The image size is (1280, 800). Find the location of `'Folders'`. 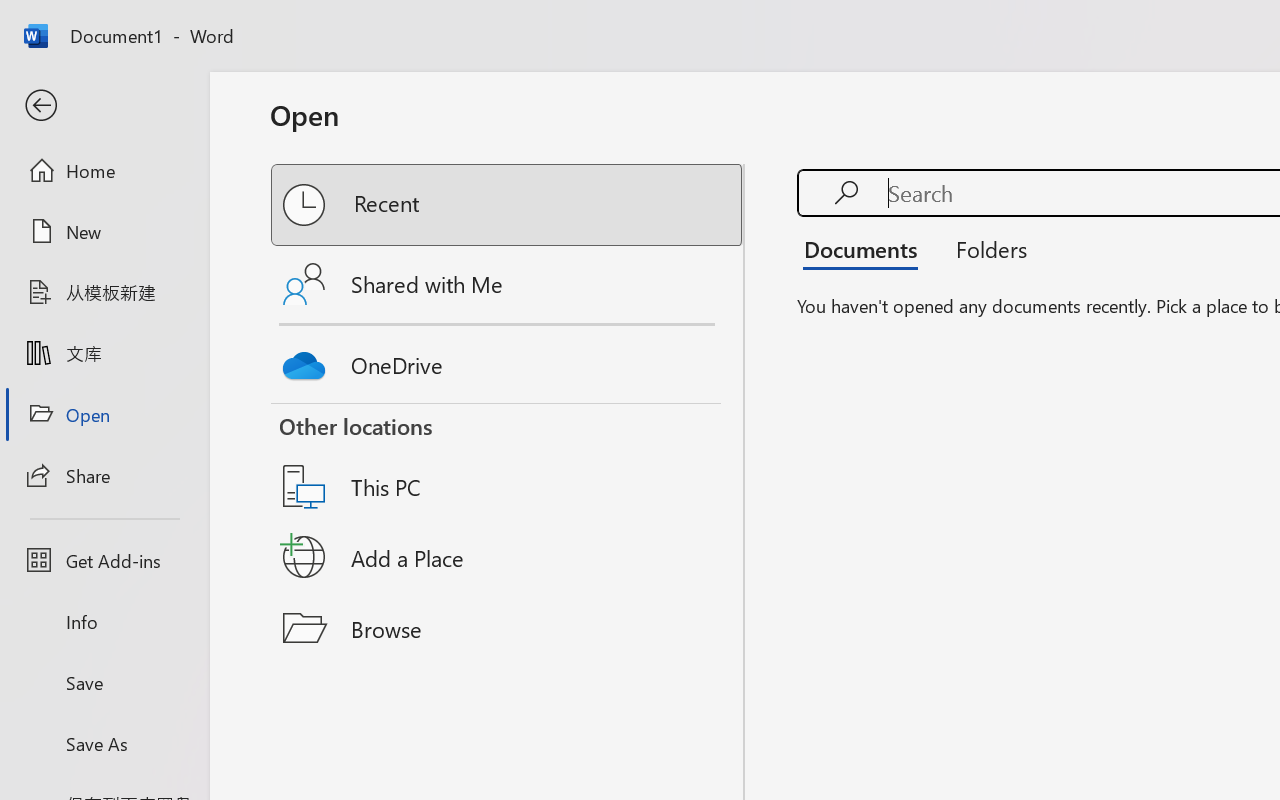

'Folders' is located at coordinates (984, 248).